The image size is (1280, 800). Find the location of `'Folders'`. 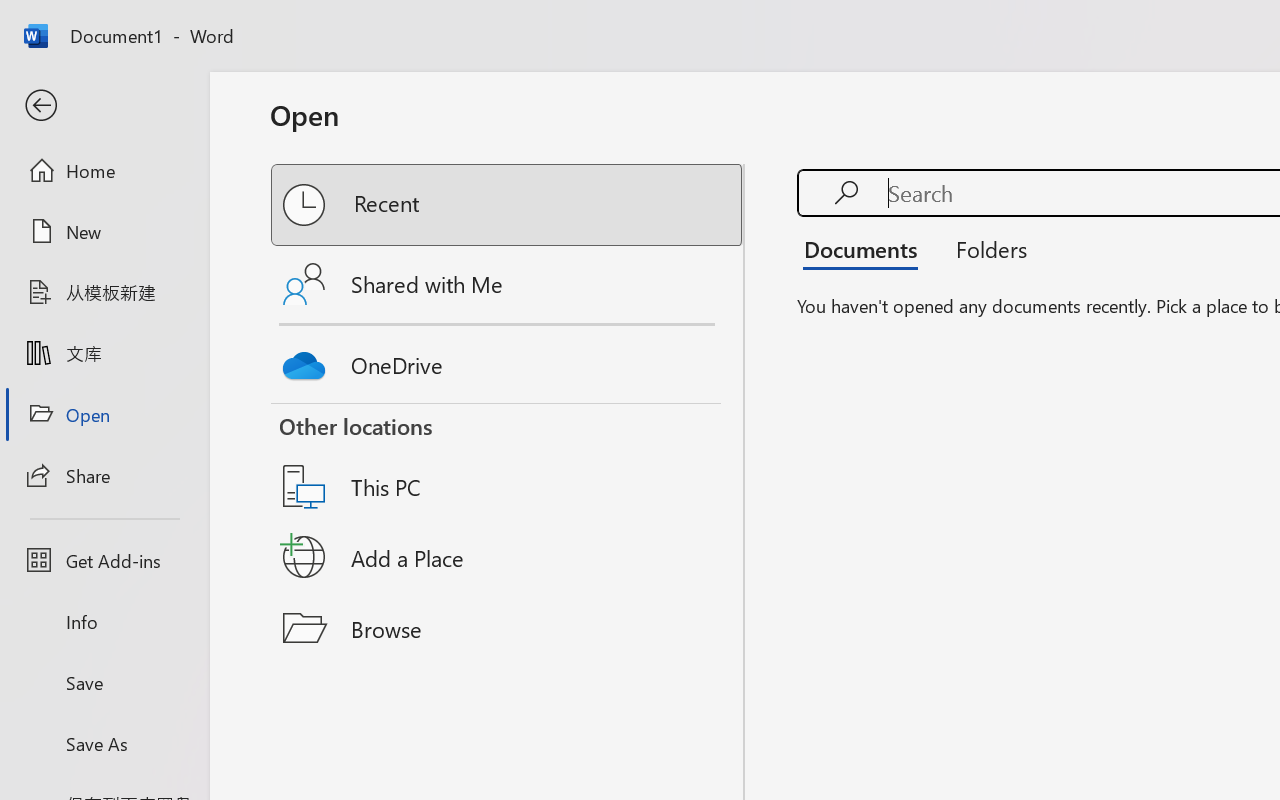

'Folders' is located at coordinates (984, 248).